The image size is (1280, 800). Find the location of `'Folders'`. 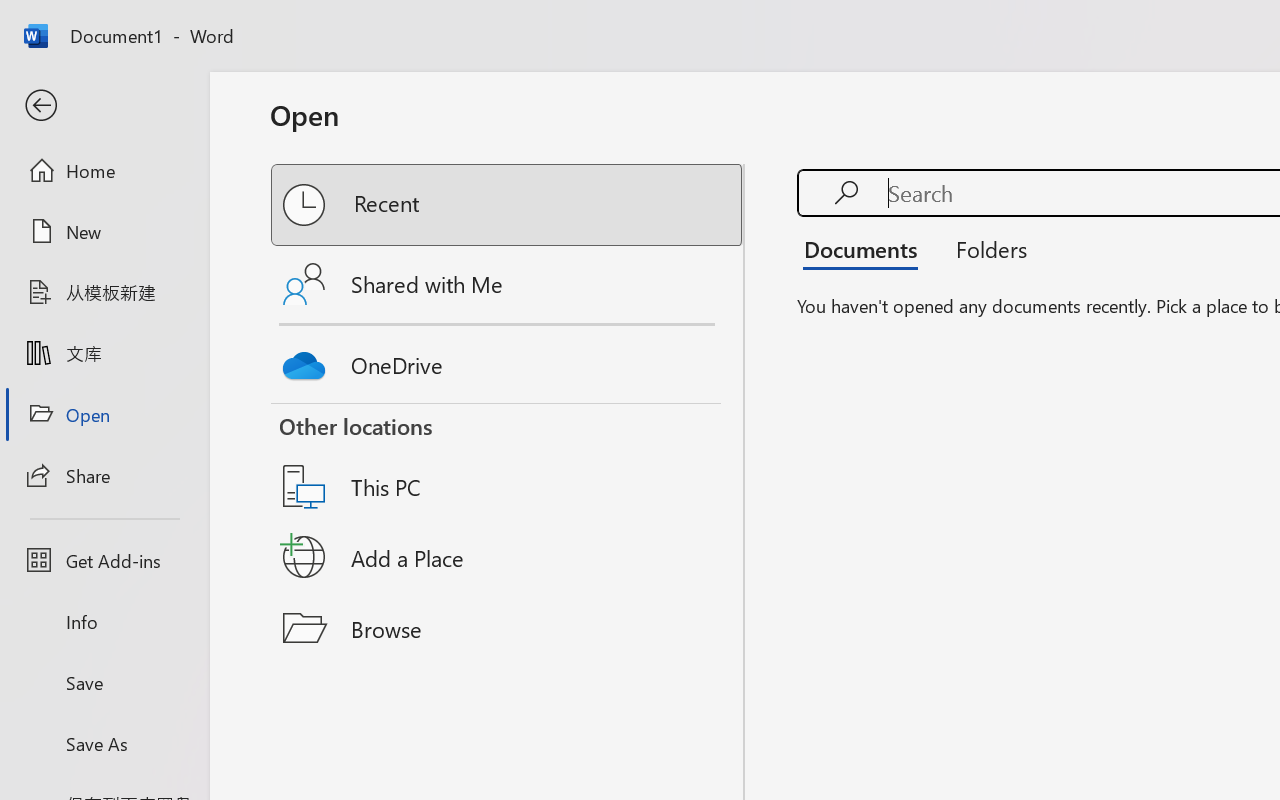

'Folders' is located at coordinates (984, 248).